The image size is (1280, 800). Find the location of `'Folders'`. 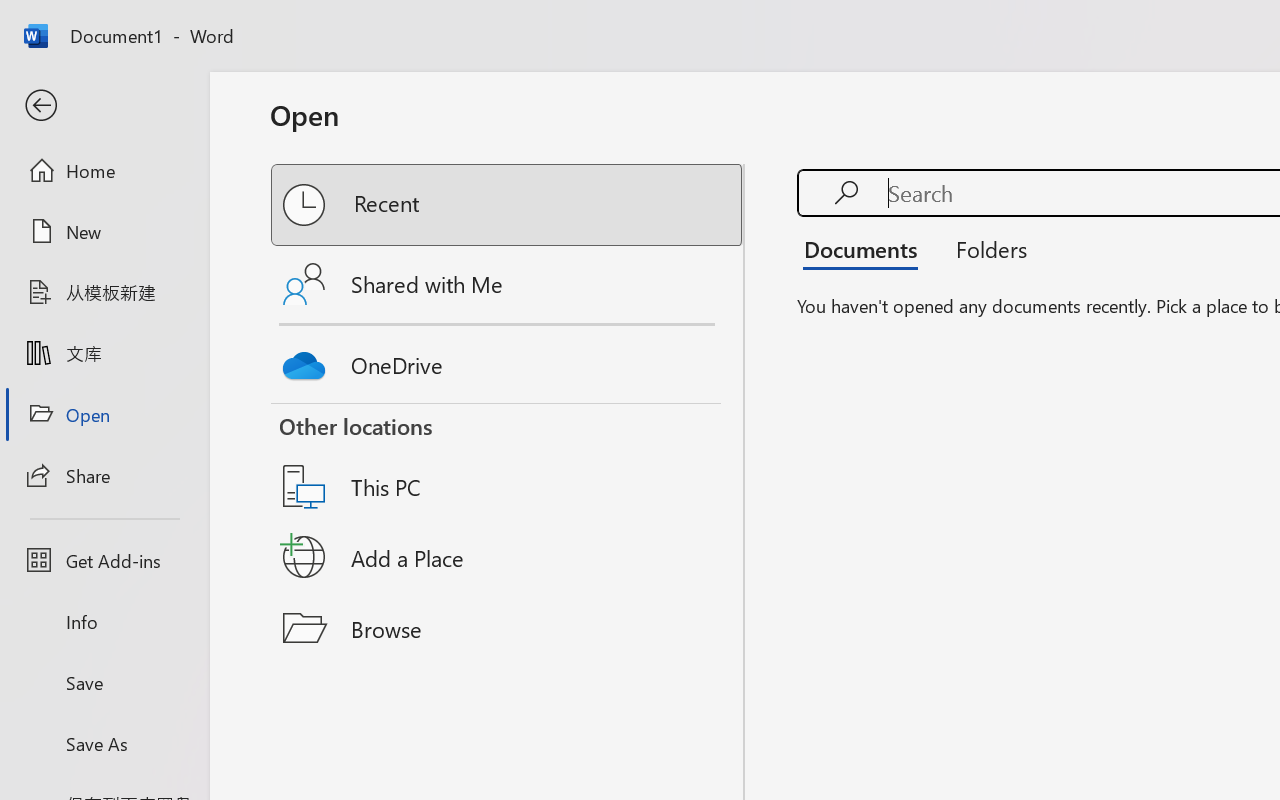

'Folders' is located at coordinates (984, 248).